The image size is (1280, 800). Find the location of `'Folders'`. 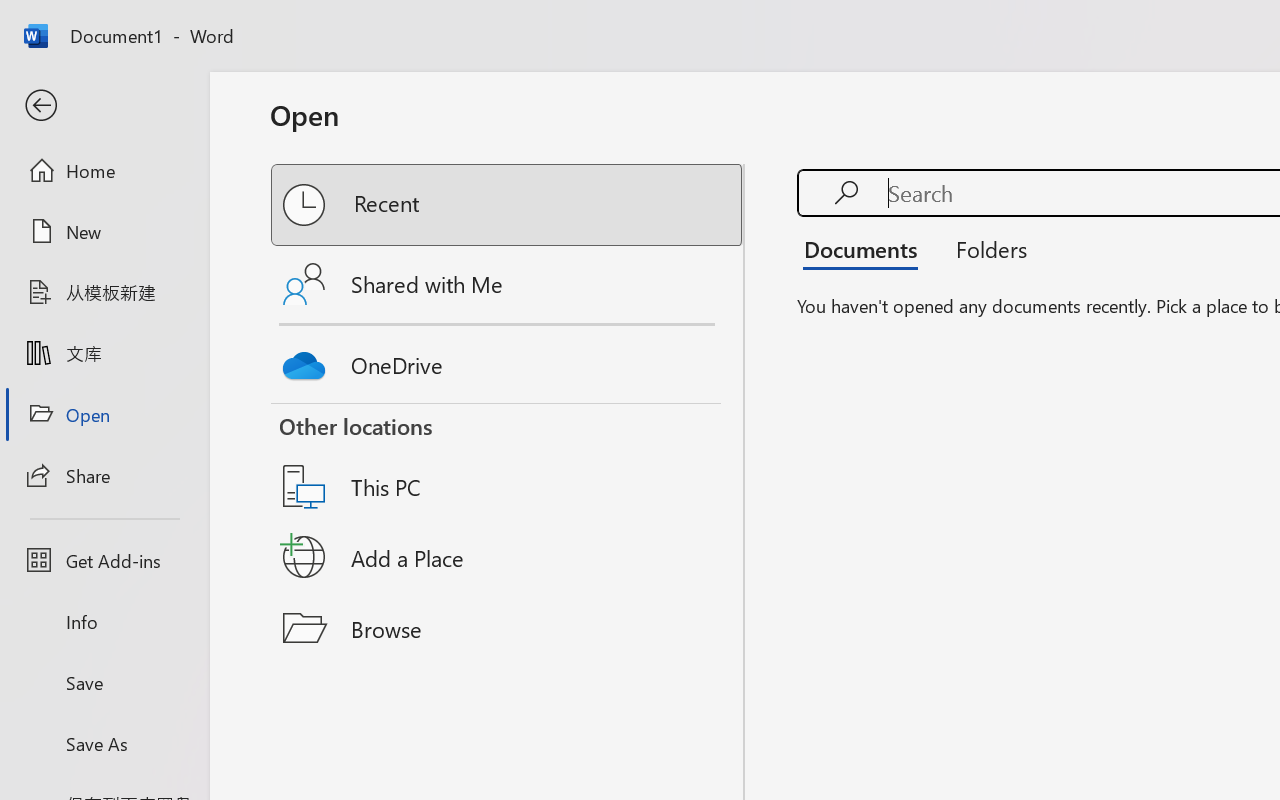

'Folders' is located at coordinates (984, 248).